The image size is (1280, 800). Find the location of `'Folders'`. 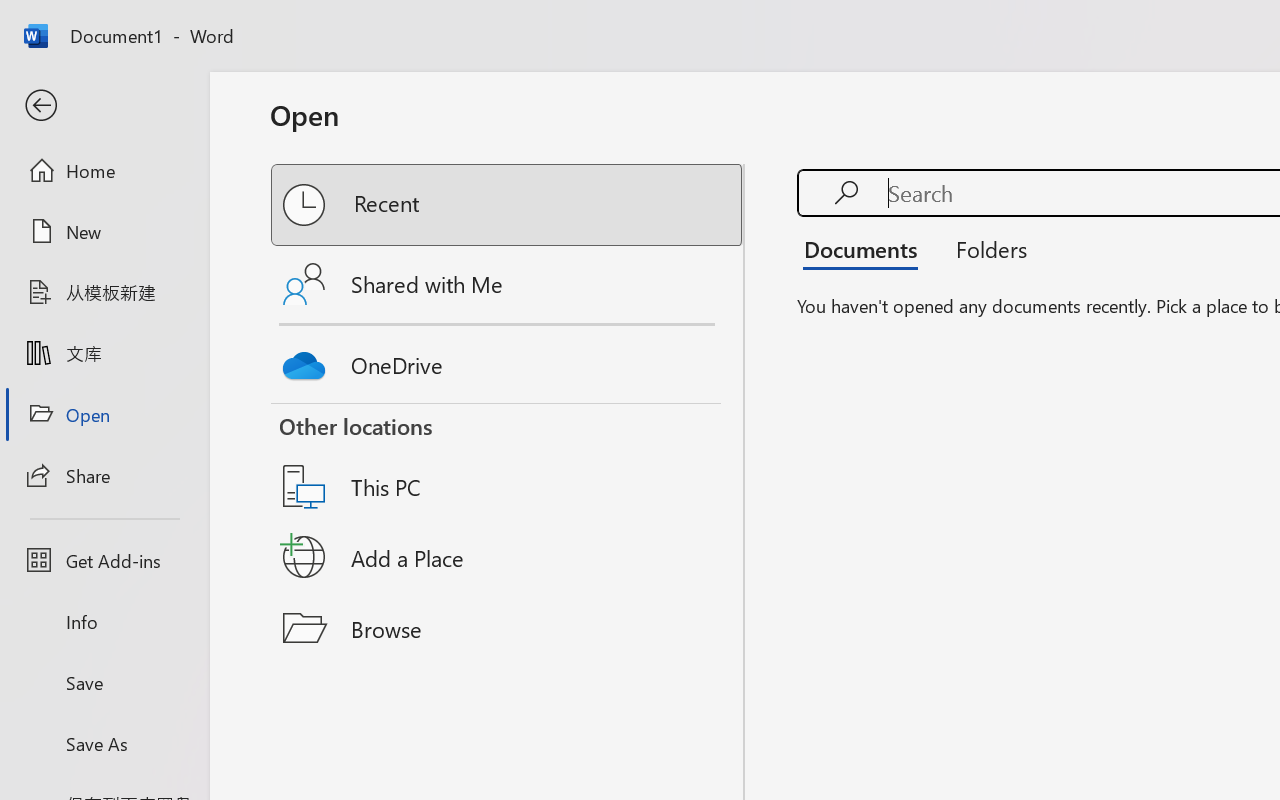

'Folders' is located at coordinates (984, 248).